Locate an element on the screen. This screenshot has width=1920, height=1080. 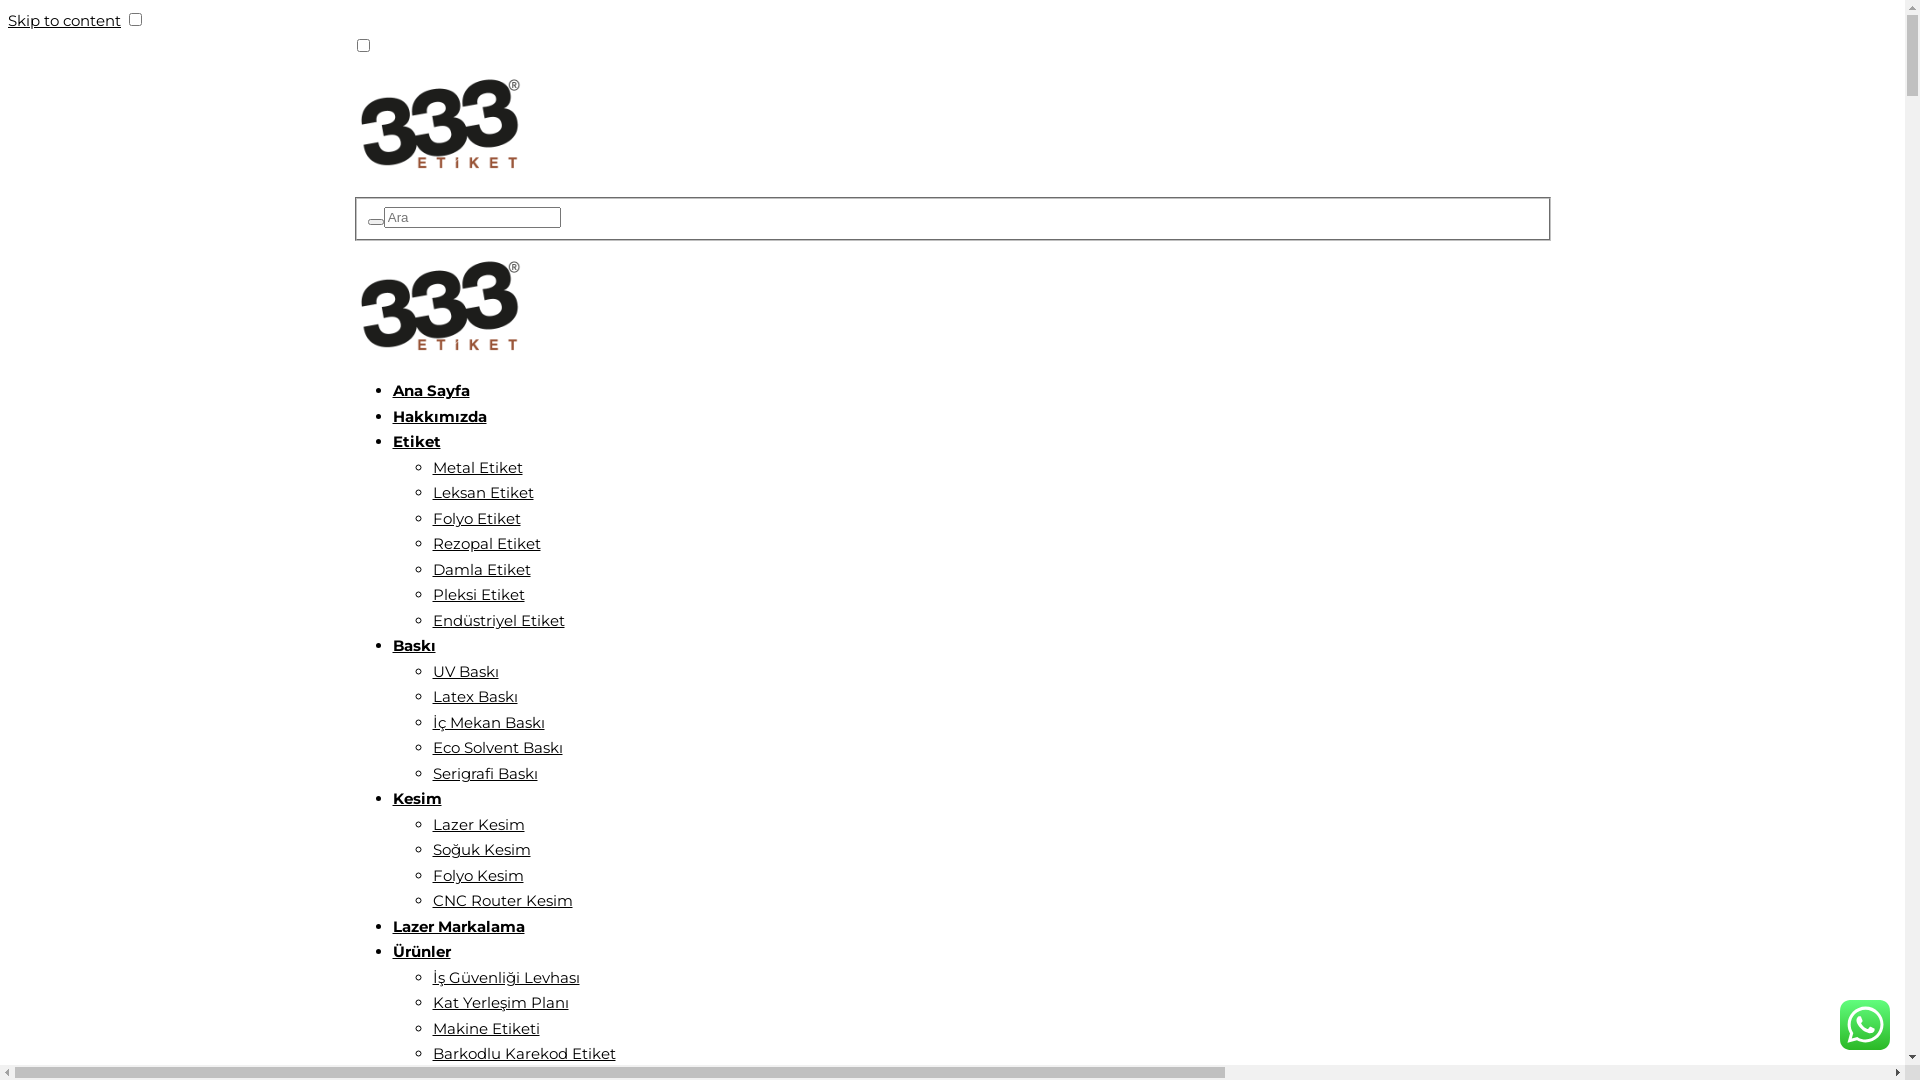
'Ara' is located at coordinates (375, 222).